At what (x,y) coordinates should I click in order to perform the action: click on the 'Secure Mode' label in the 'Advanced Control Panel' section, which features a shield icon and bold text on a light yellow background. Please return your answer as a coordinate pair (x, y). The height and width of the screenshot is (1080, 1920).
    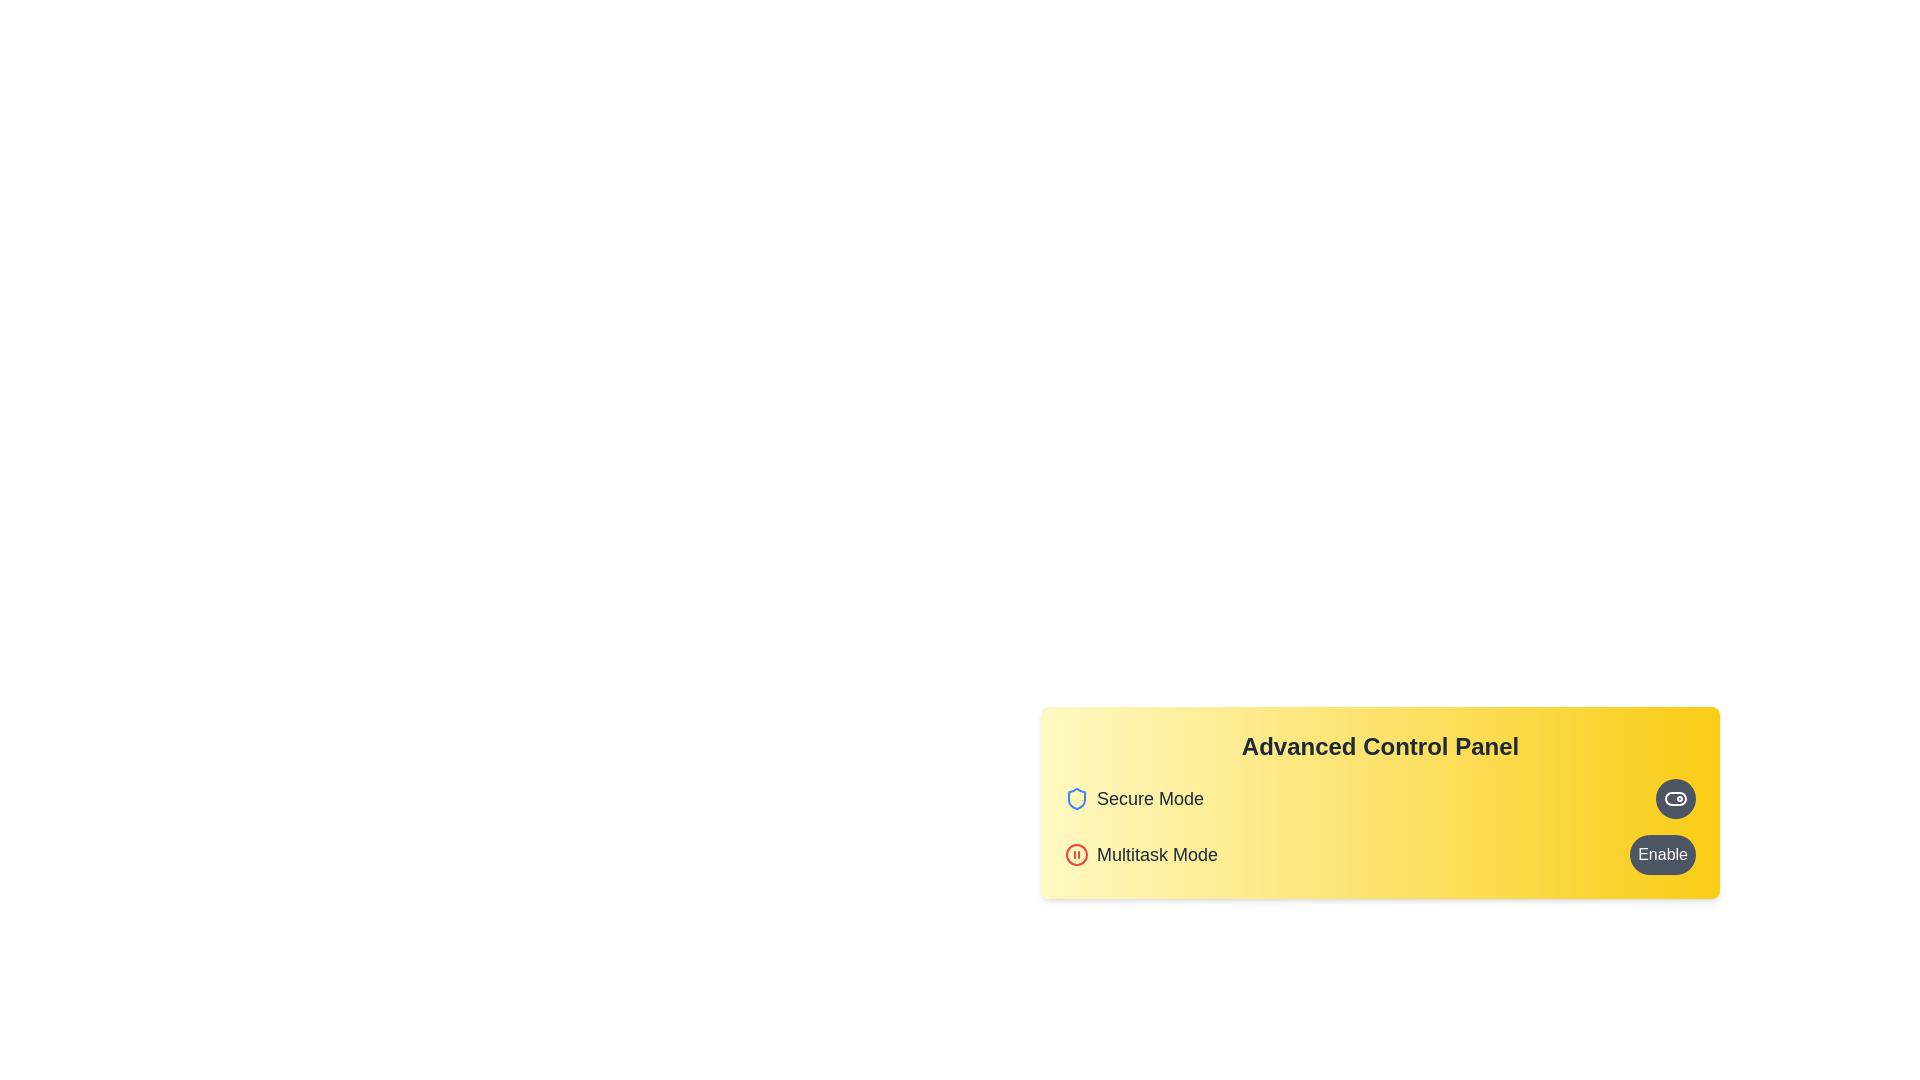
    Looking at the image, I should click on (1134, 797).